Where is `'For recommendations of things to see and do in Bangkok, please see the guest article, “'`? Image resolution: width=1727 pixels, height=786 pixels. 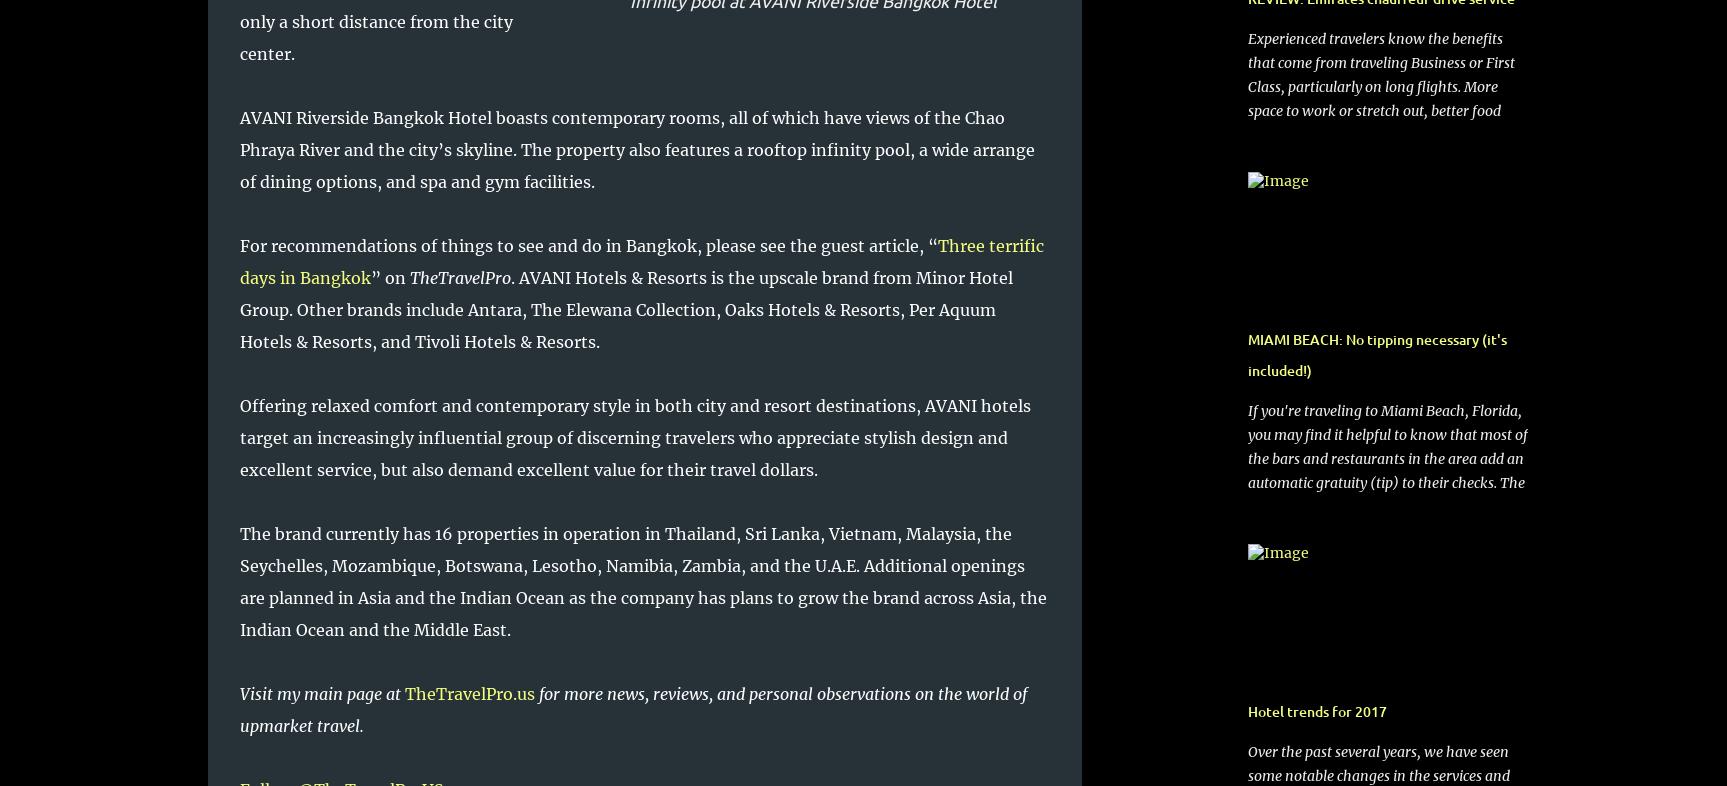 'For recommendations of things to see and do in Bangkok, please see the guest article, “' is located at coordinates (588, 246).